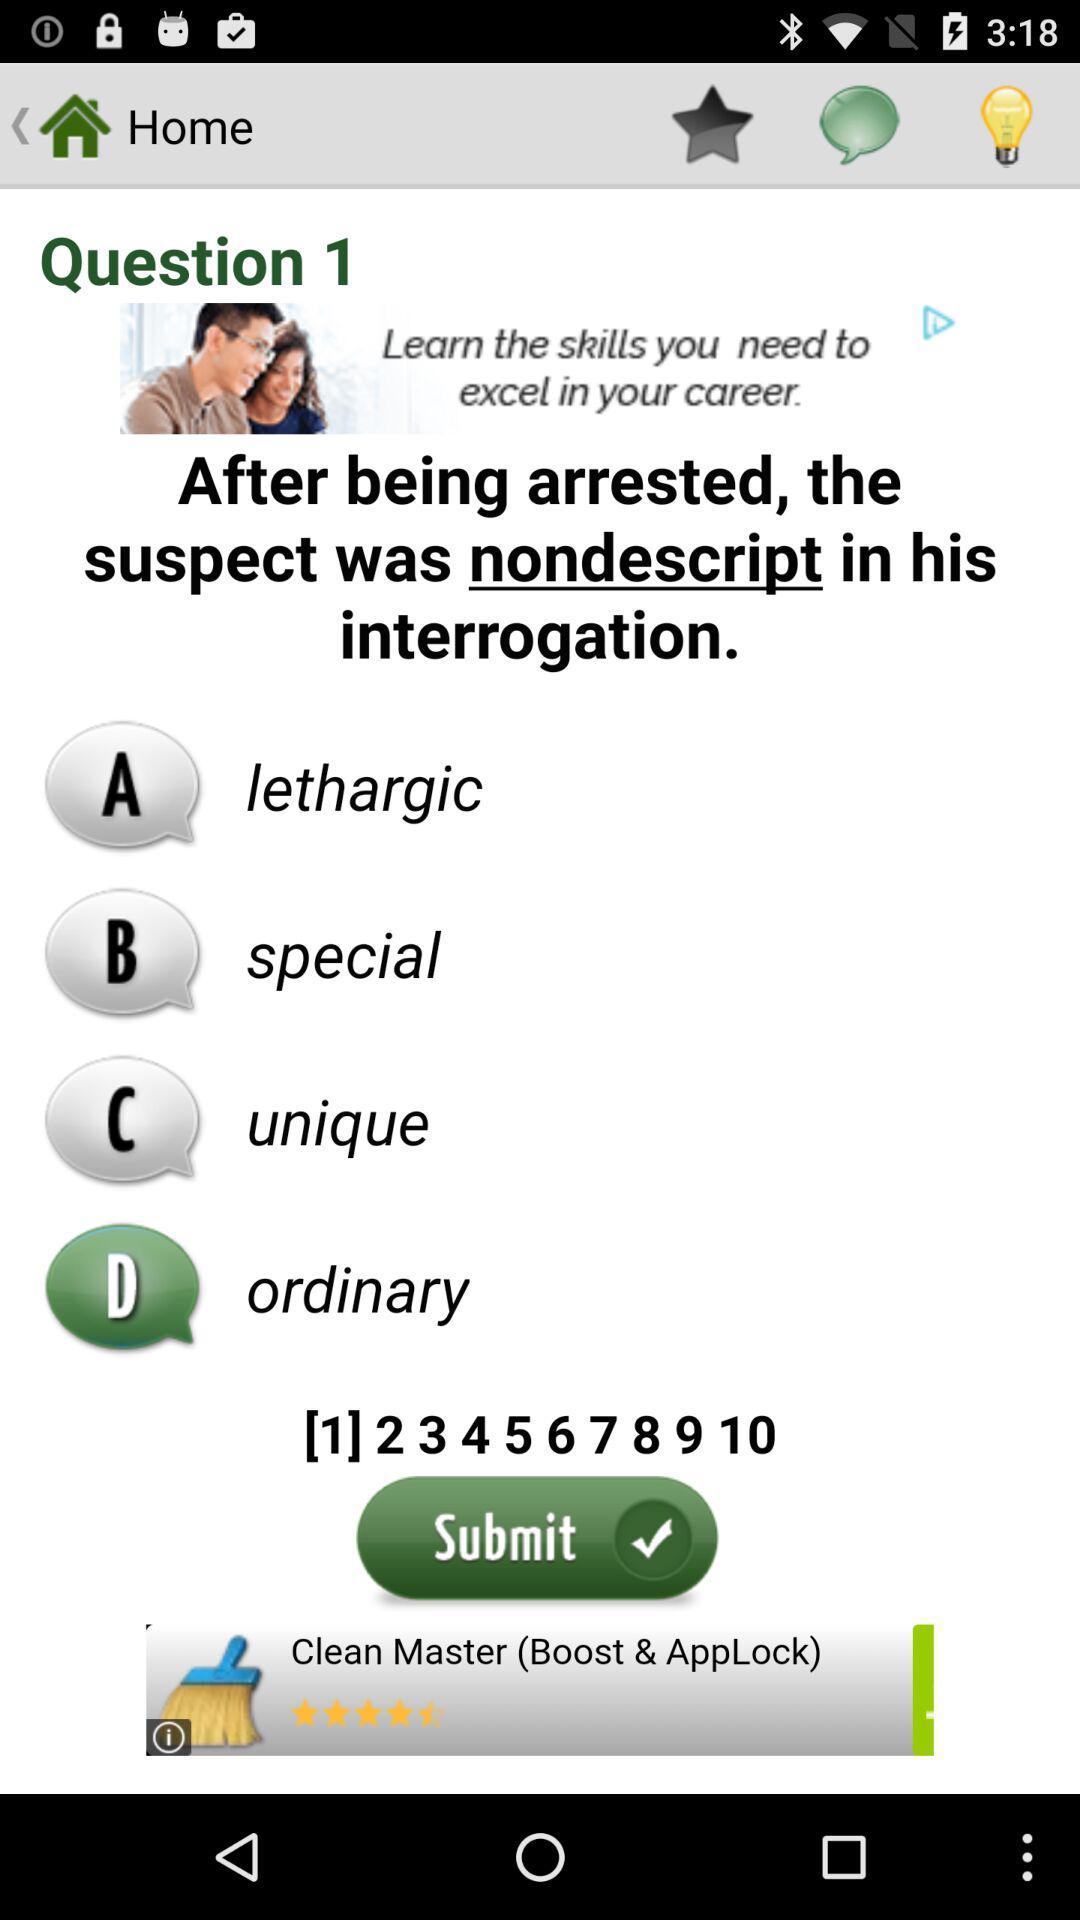 Image resolution: width=1080 pixels, height=1920 pixels. Describe the element at coordinates (357, 1287) in the screenshot. I see `the text which is below the unique` at that location.